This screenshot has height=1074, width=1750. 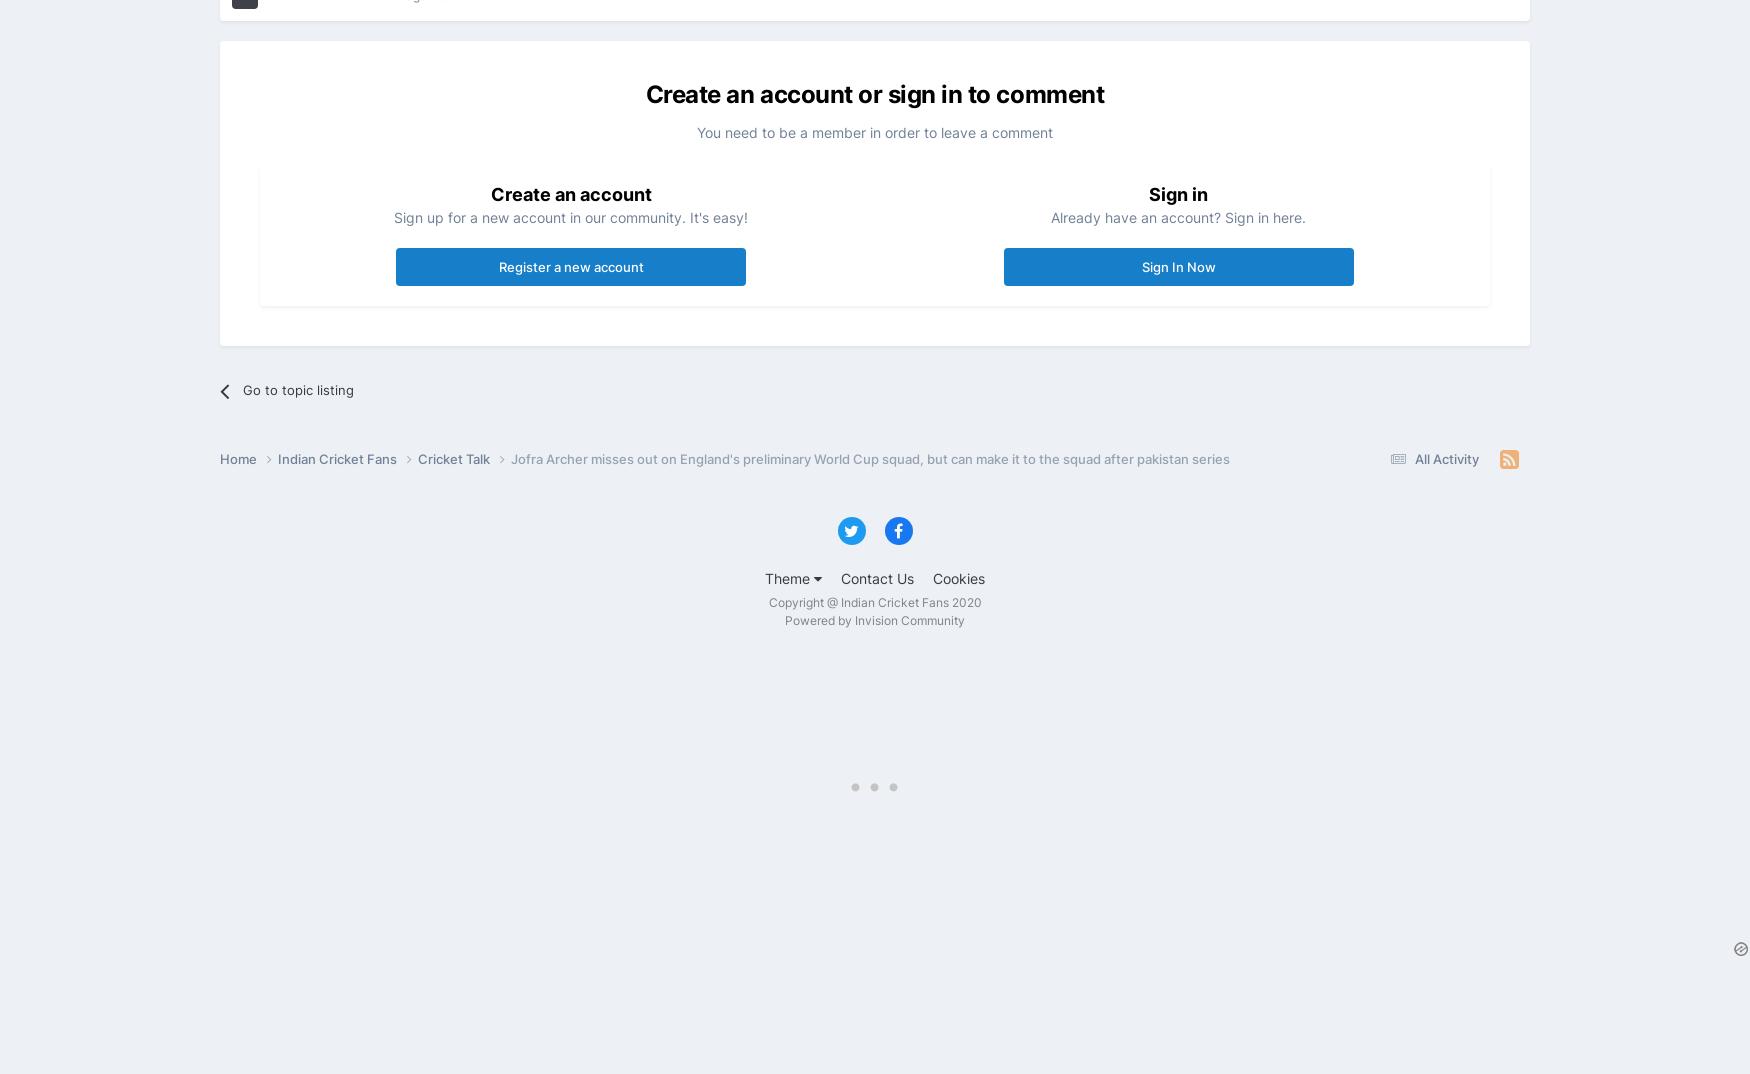 I want to click on 'Create an account', so click(x=570, y=193).